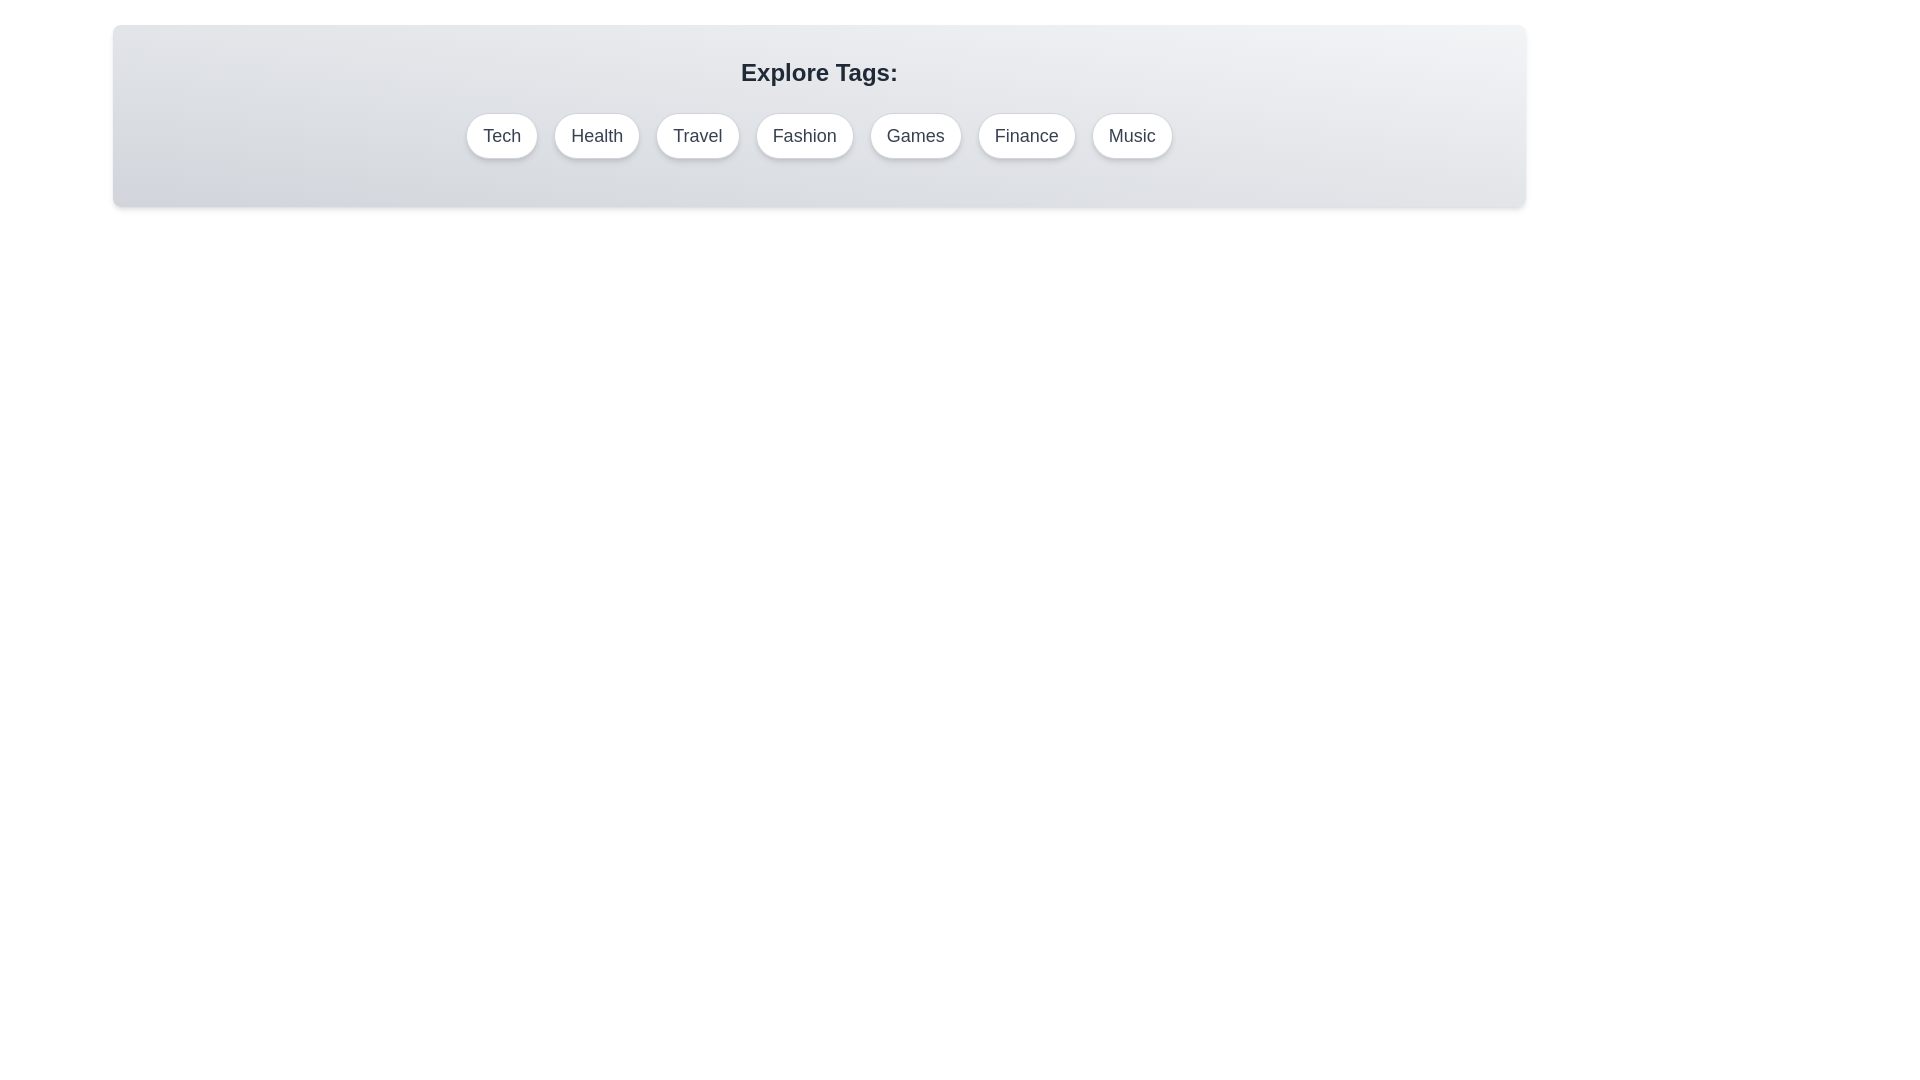  I want to click on the tag labeled Games to deselect it, so click(914, 135).